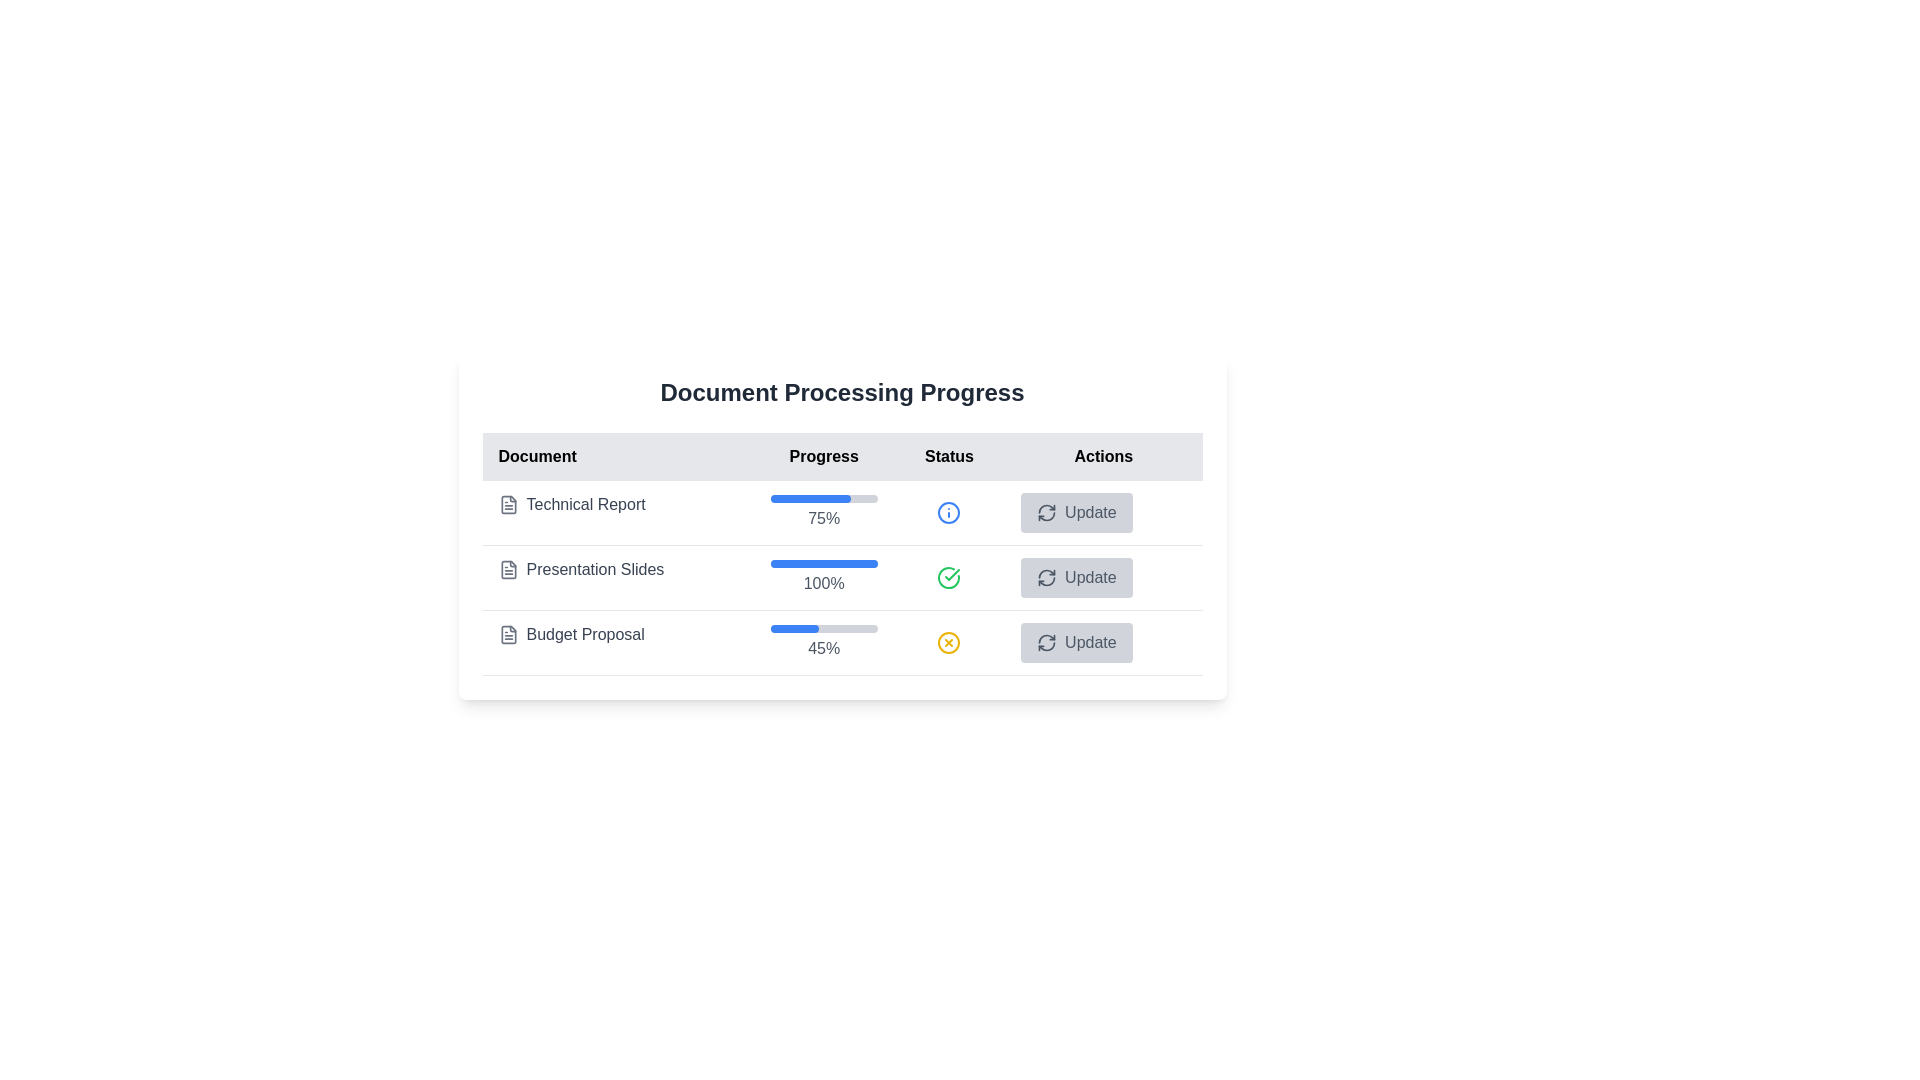  Describe the element at coordinates (1075, 578) in the screenshot. I see `the 'Update' button with a refresh icon in the 'Actions' column of the document processing progress table for 'Presentation Slides'` at that location.